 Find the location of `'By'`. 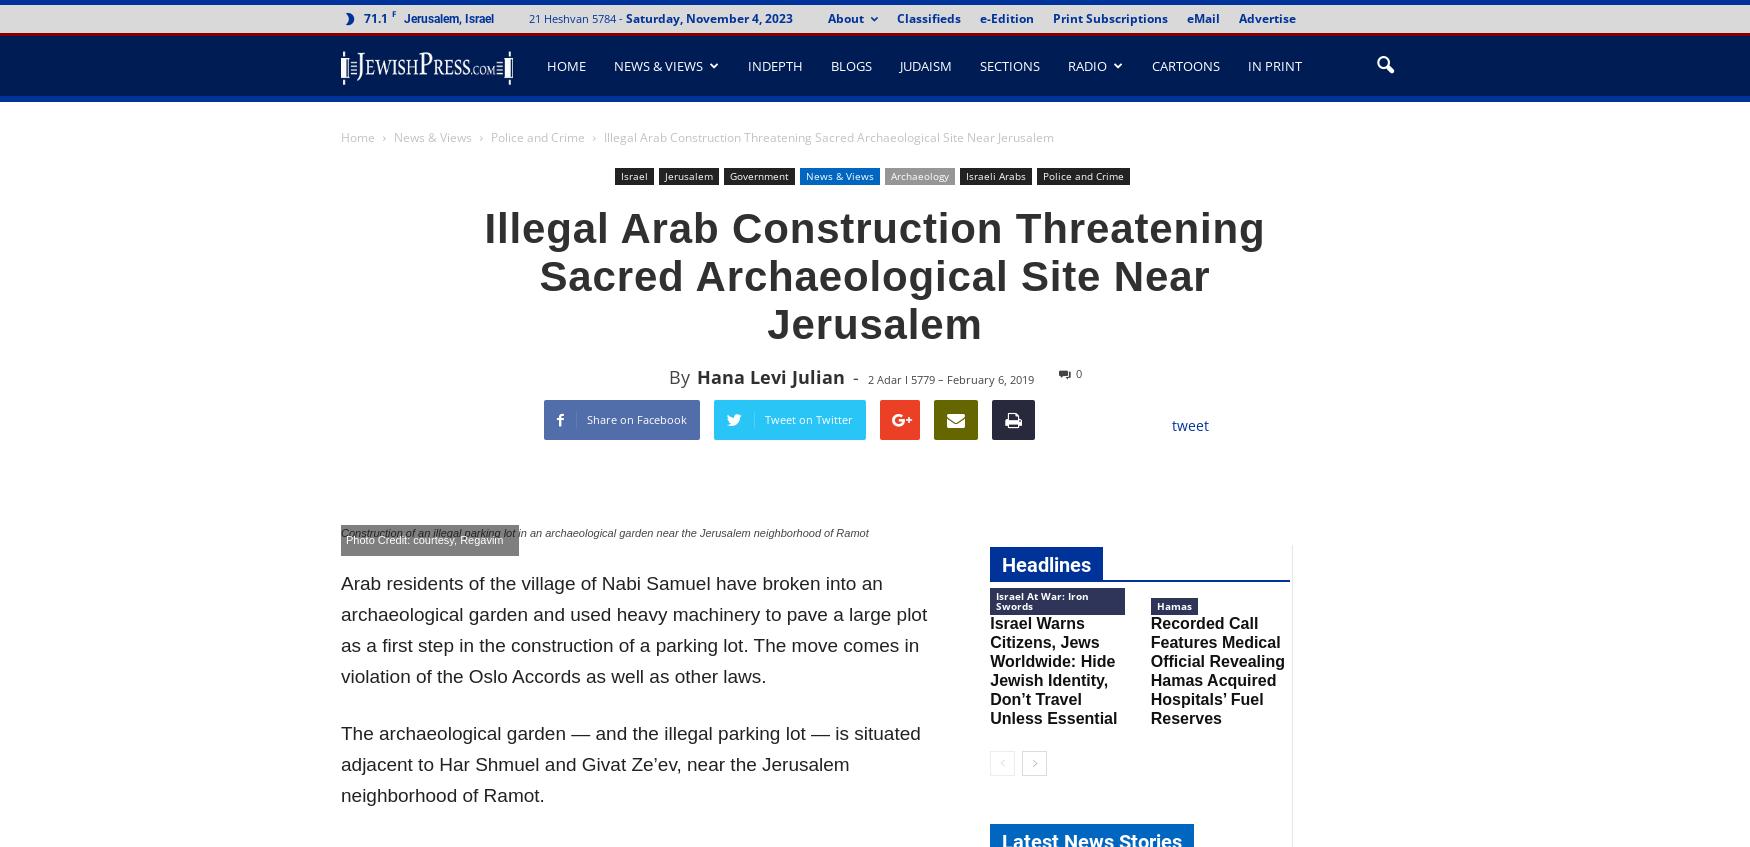

'By' is located at coordinates (677, 375).